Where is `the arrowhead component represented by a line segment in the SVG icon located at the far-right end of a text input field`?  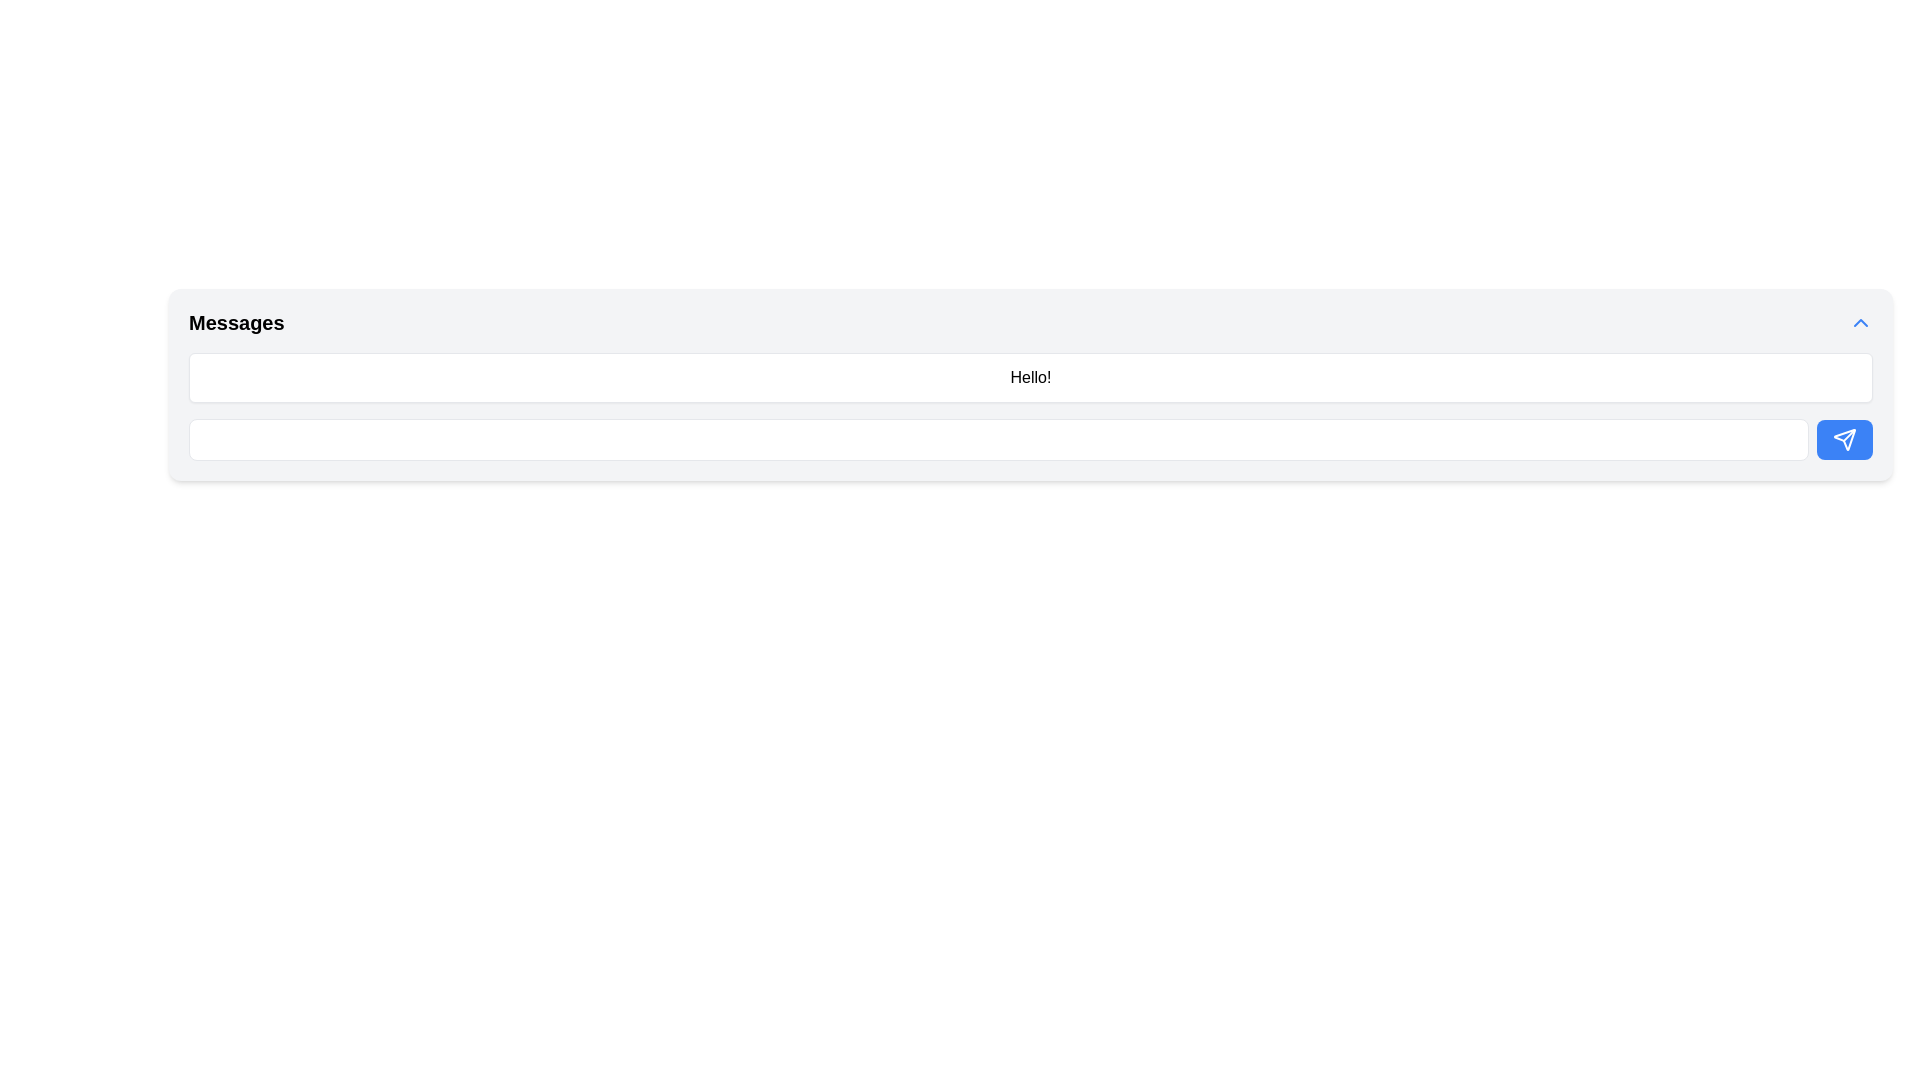
the arrowhead component represented by a line segment in the SVG icon located at the far-right end of a text input field is located at coordinates (1848, 434).